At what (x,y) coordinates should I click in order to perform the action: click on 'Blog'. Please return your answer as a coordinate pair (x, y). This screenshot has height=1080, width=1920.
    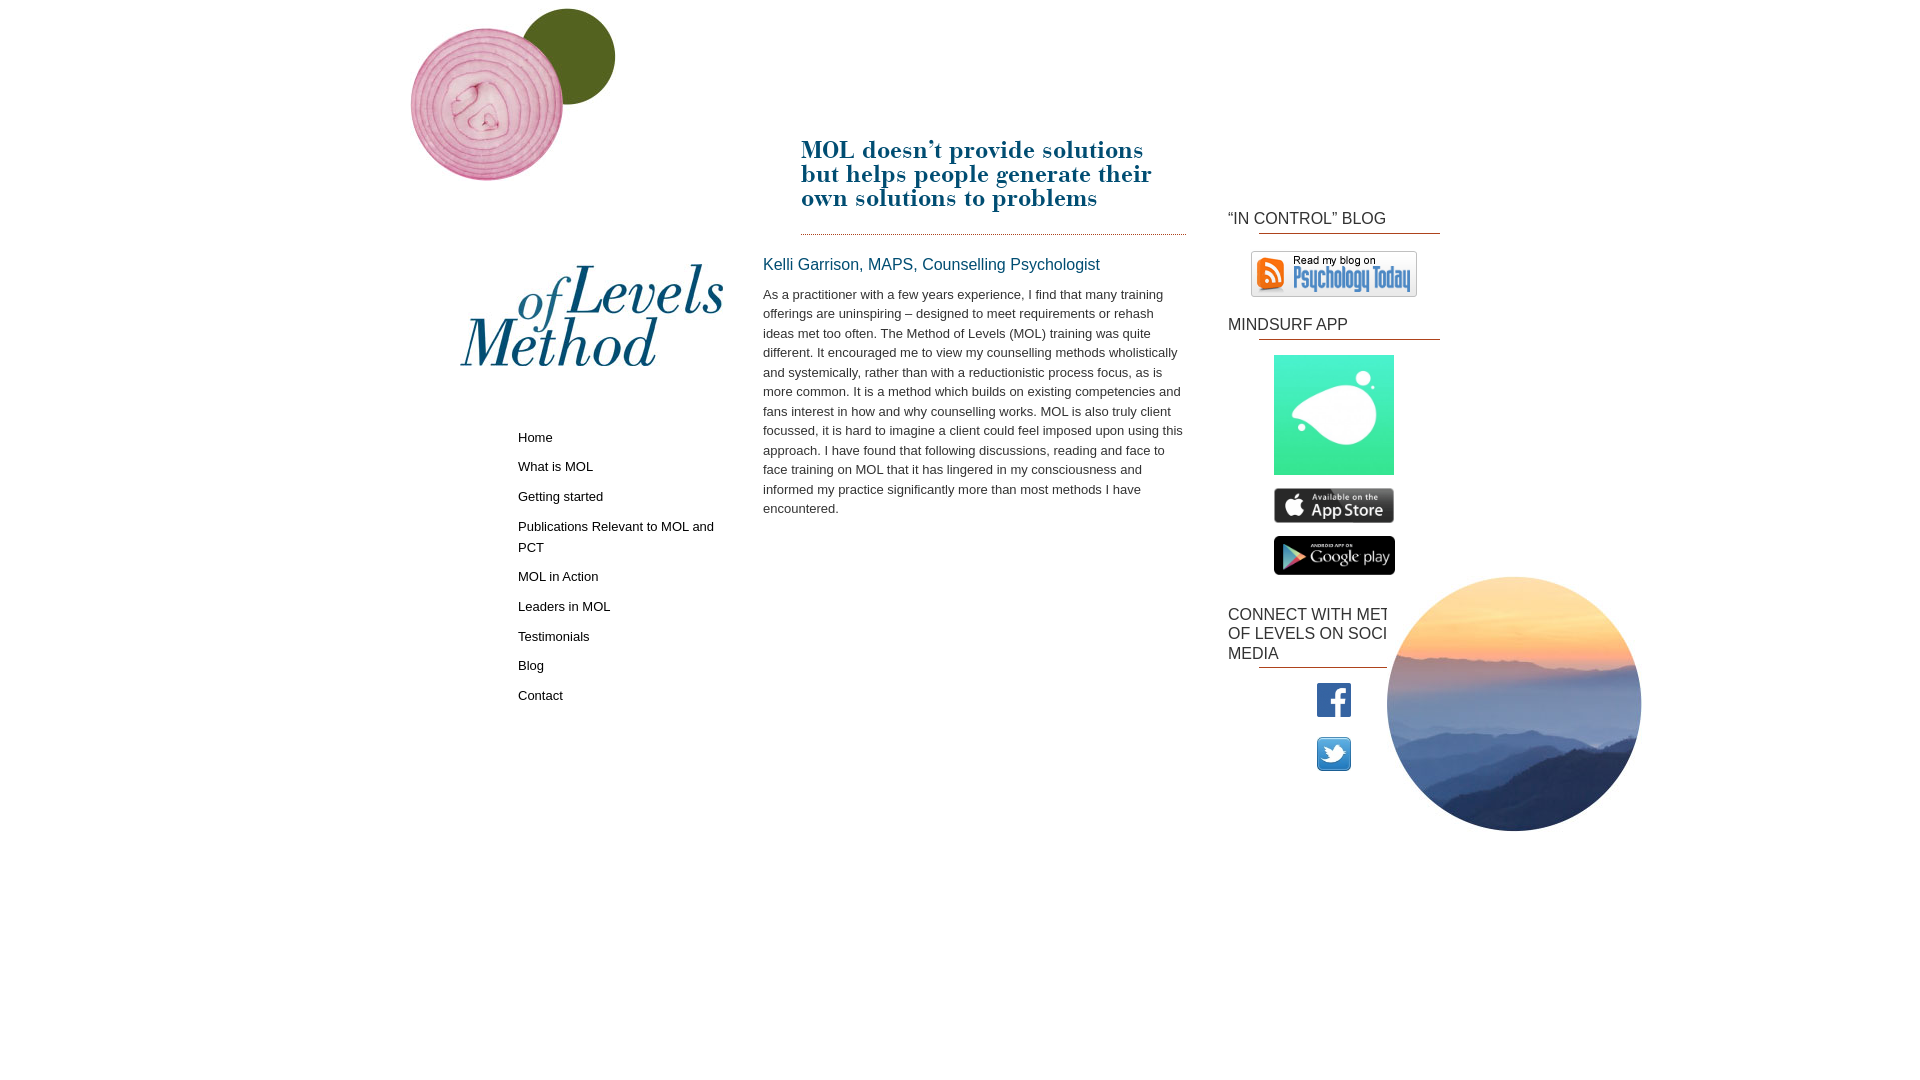
    Looking at the image, I should click on (619, 664).